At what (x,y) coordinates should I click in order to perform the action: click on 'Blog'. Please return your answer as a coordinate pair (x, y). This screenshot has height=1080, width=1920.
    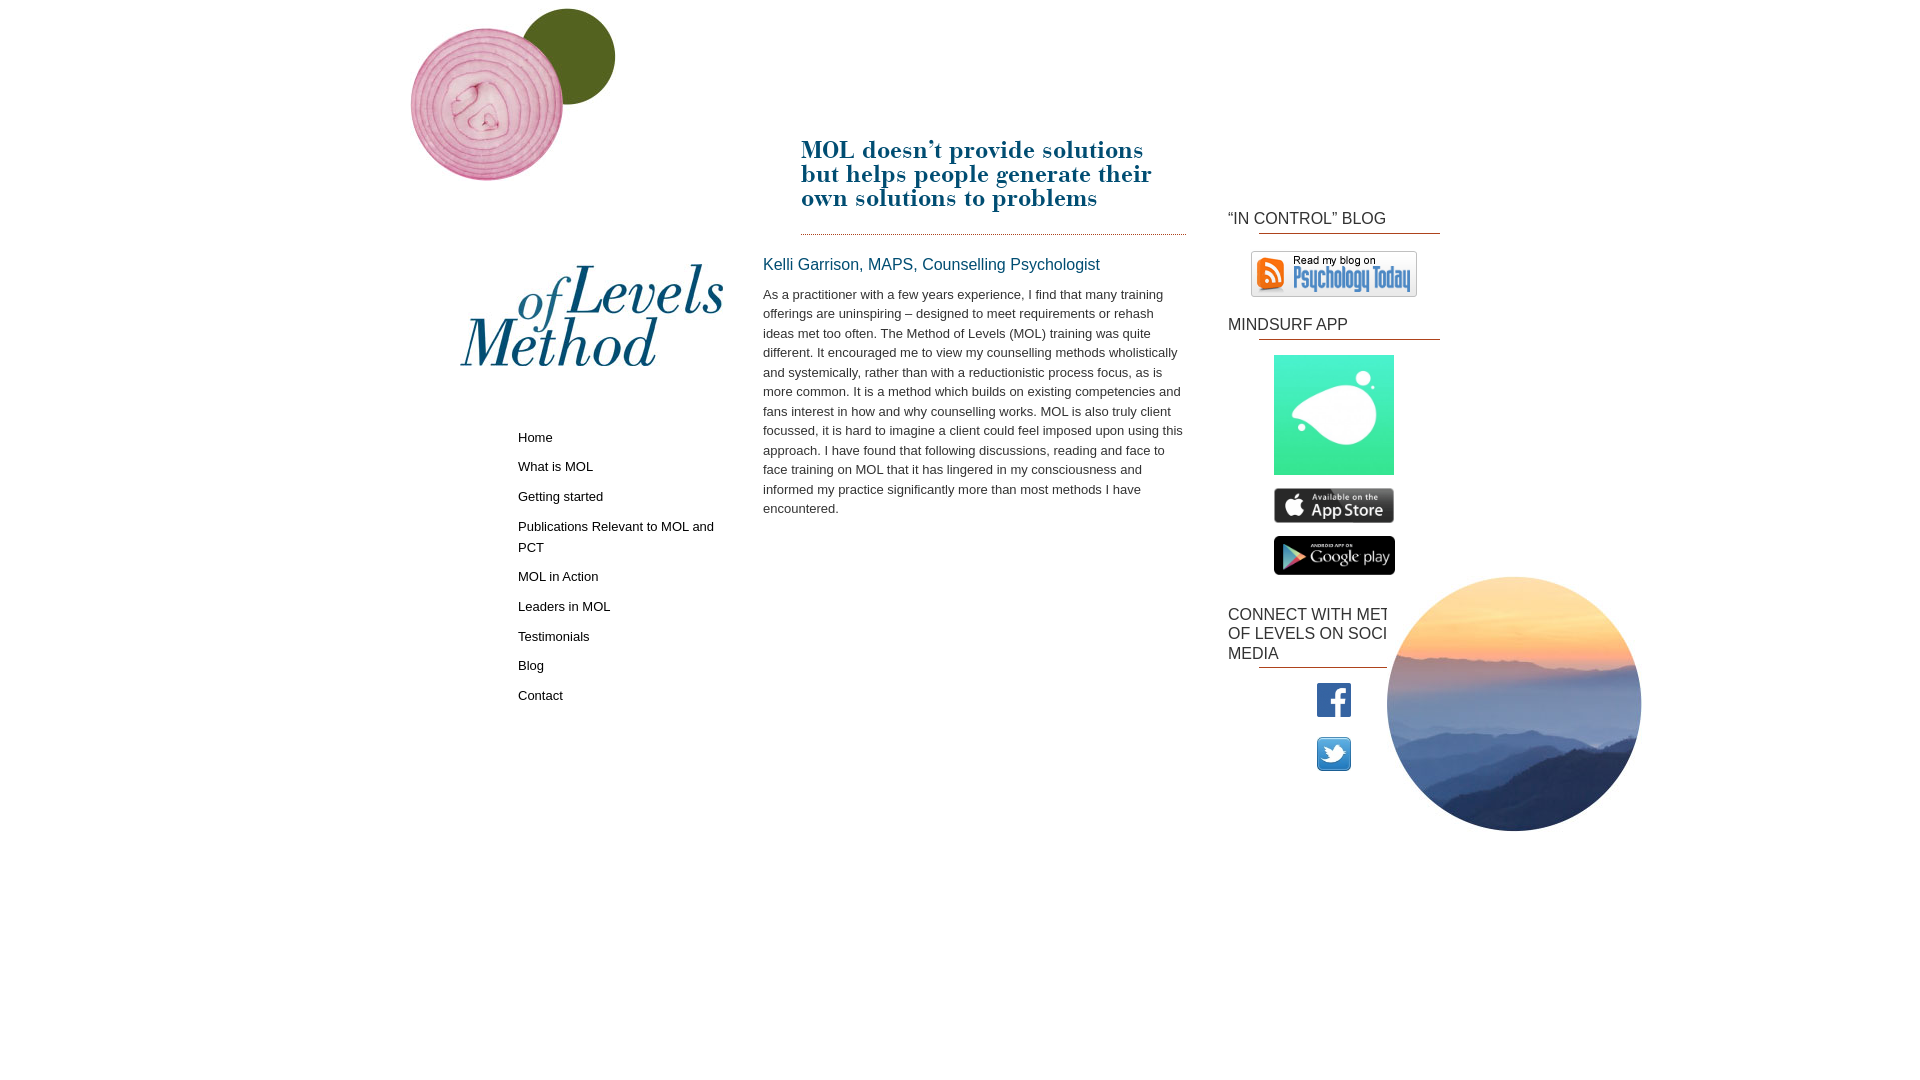
    Looking at the image, I should click on (619, 664).